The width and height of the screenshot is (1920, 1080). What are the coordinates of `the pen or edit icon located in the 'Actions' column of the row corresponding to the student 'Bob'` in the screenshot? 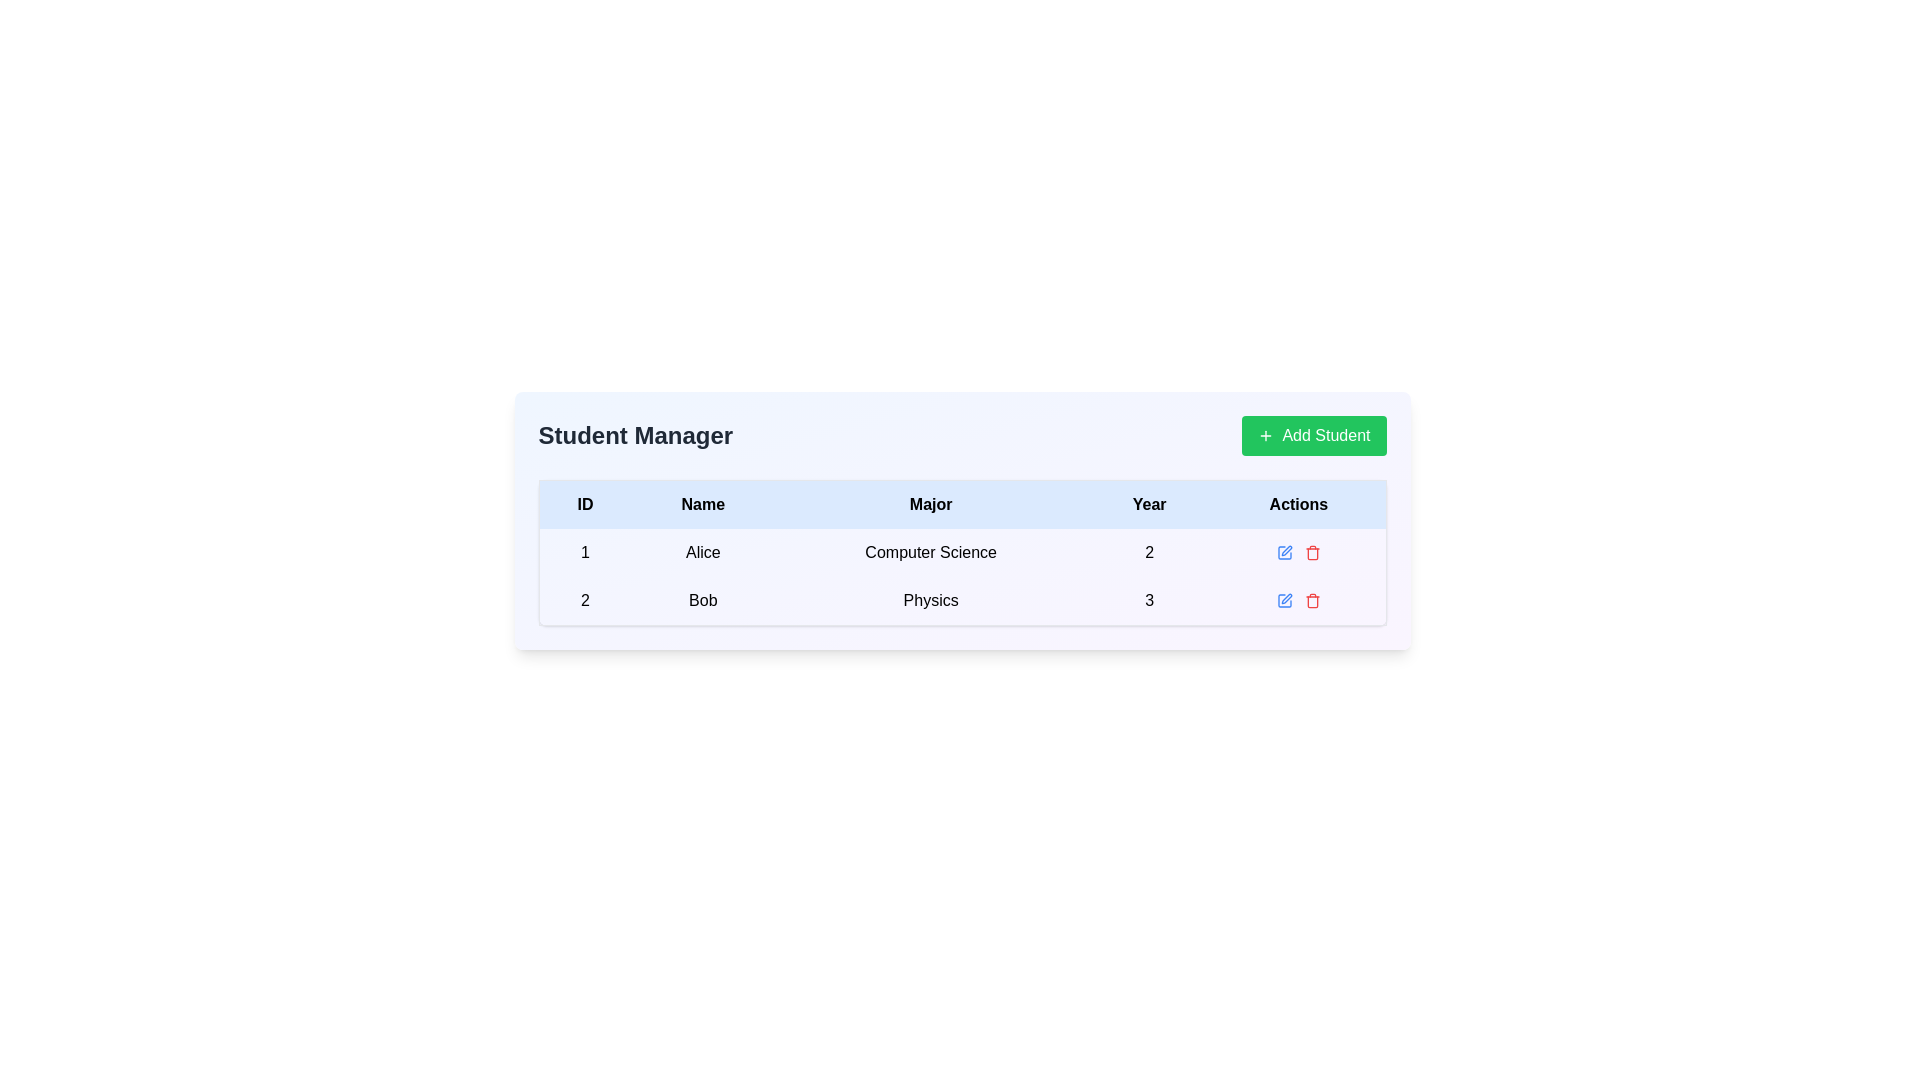 It's located at (1286, 597).